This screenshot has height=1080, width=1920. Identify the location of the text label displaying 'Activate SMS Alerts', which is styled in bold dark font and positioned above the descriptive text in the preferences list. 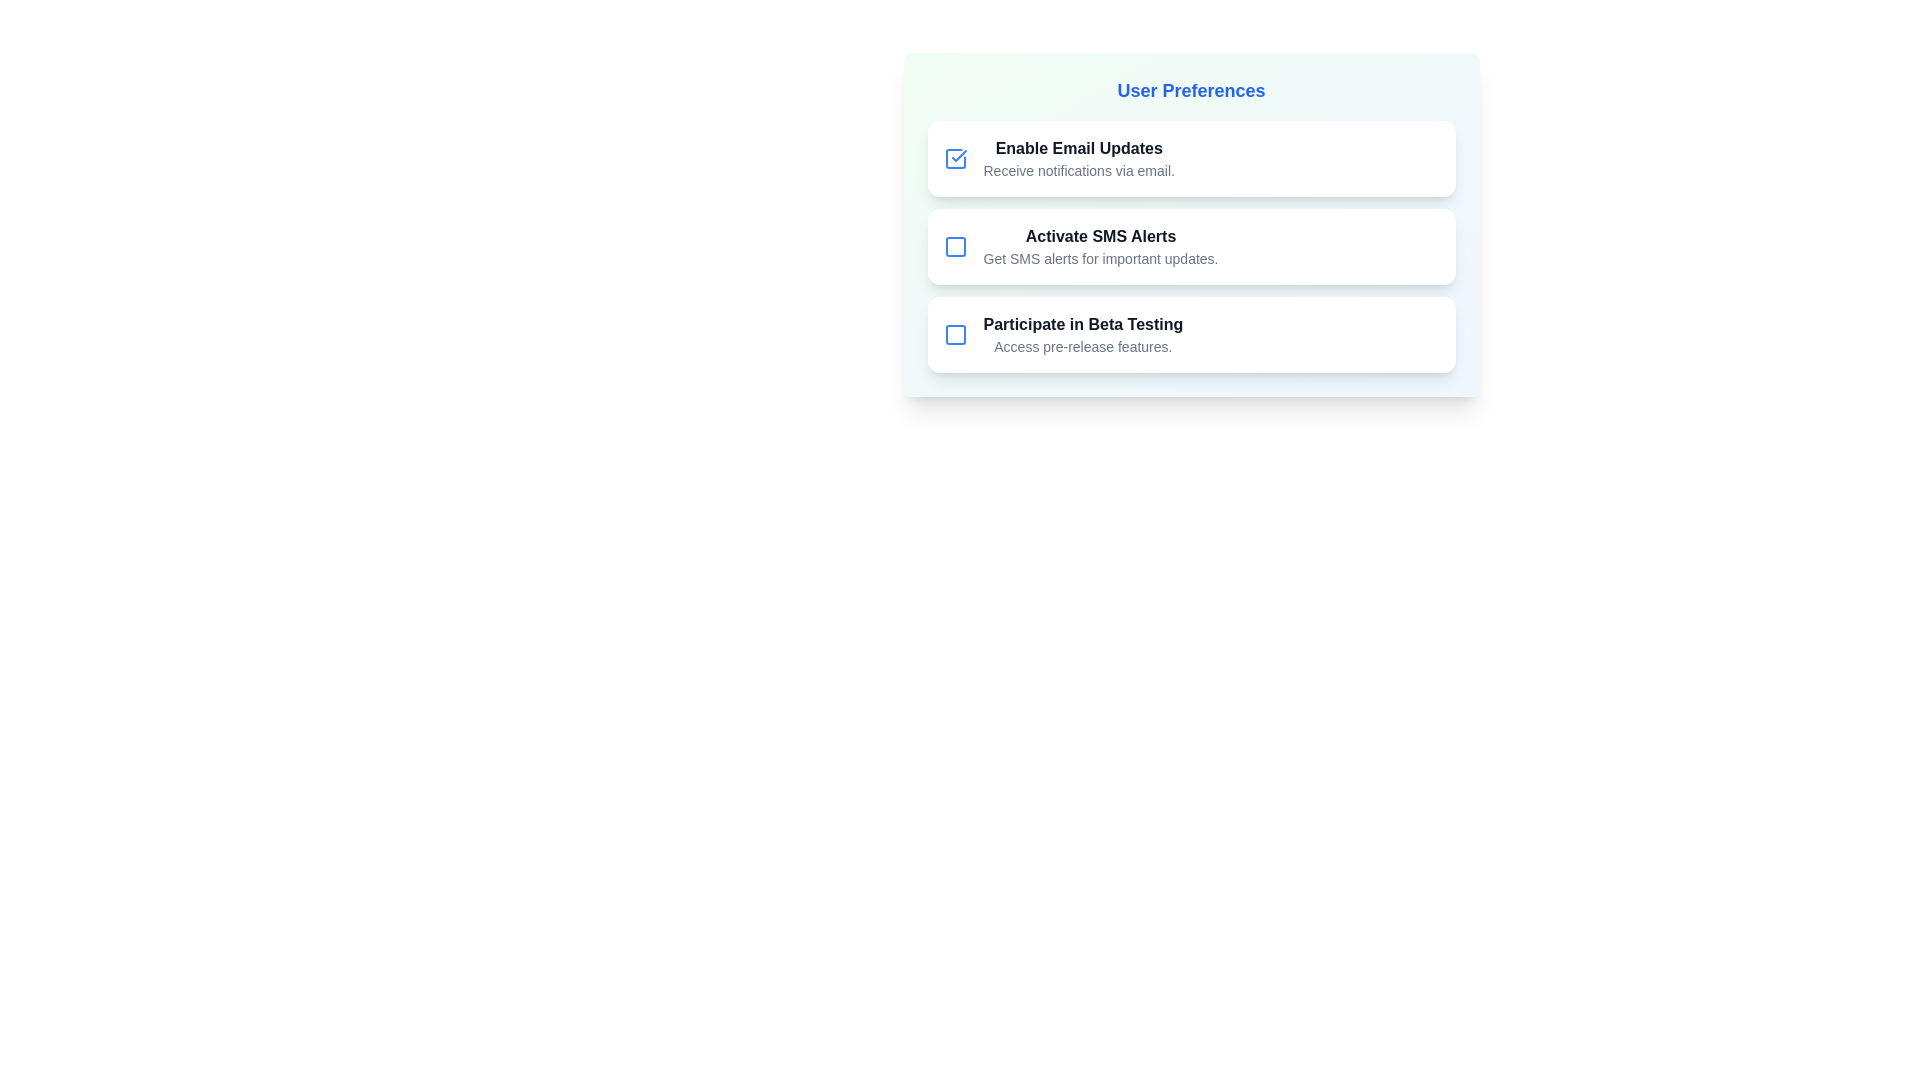
(1099, 235).